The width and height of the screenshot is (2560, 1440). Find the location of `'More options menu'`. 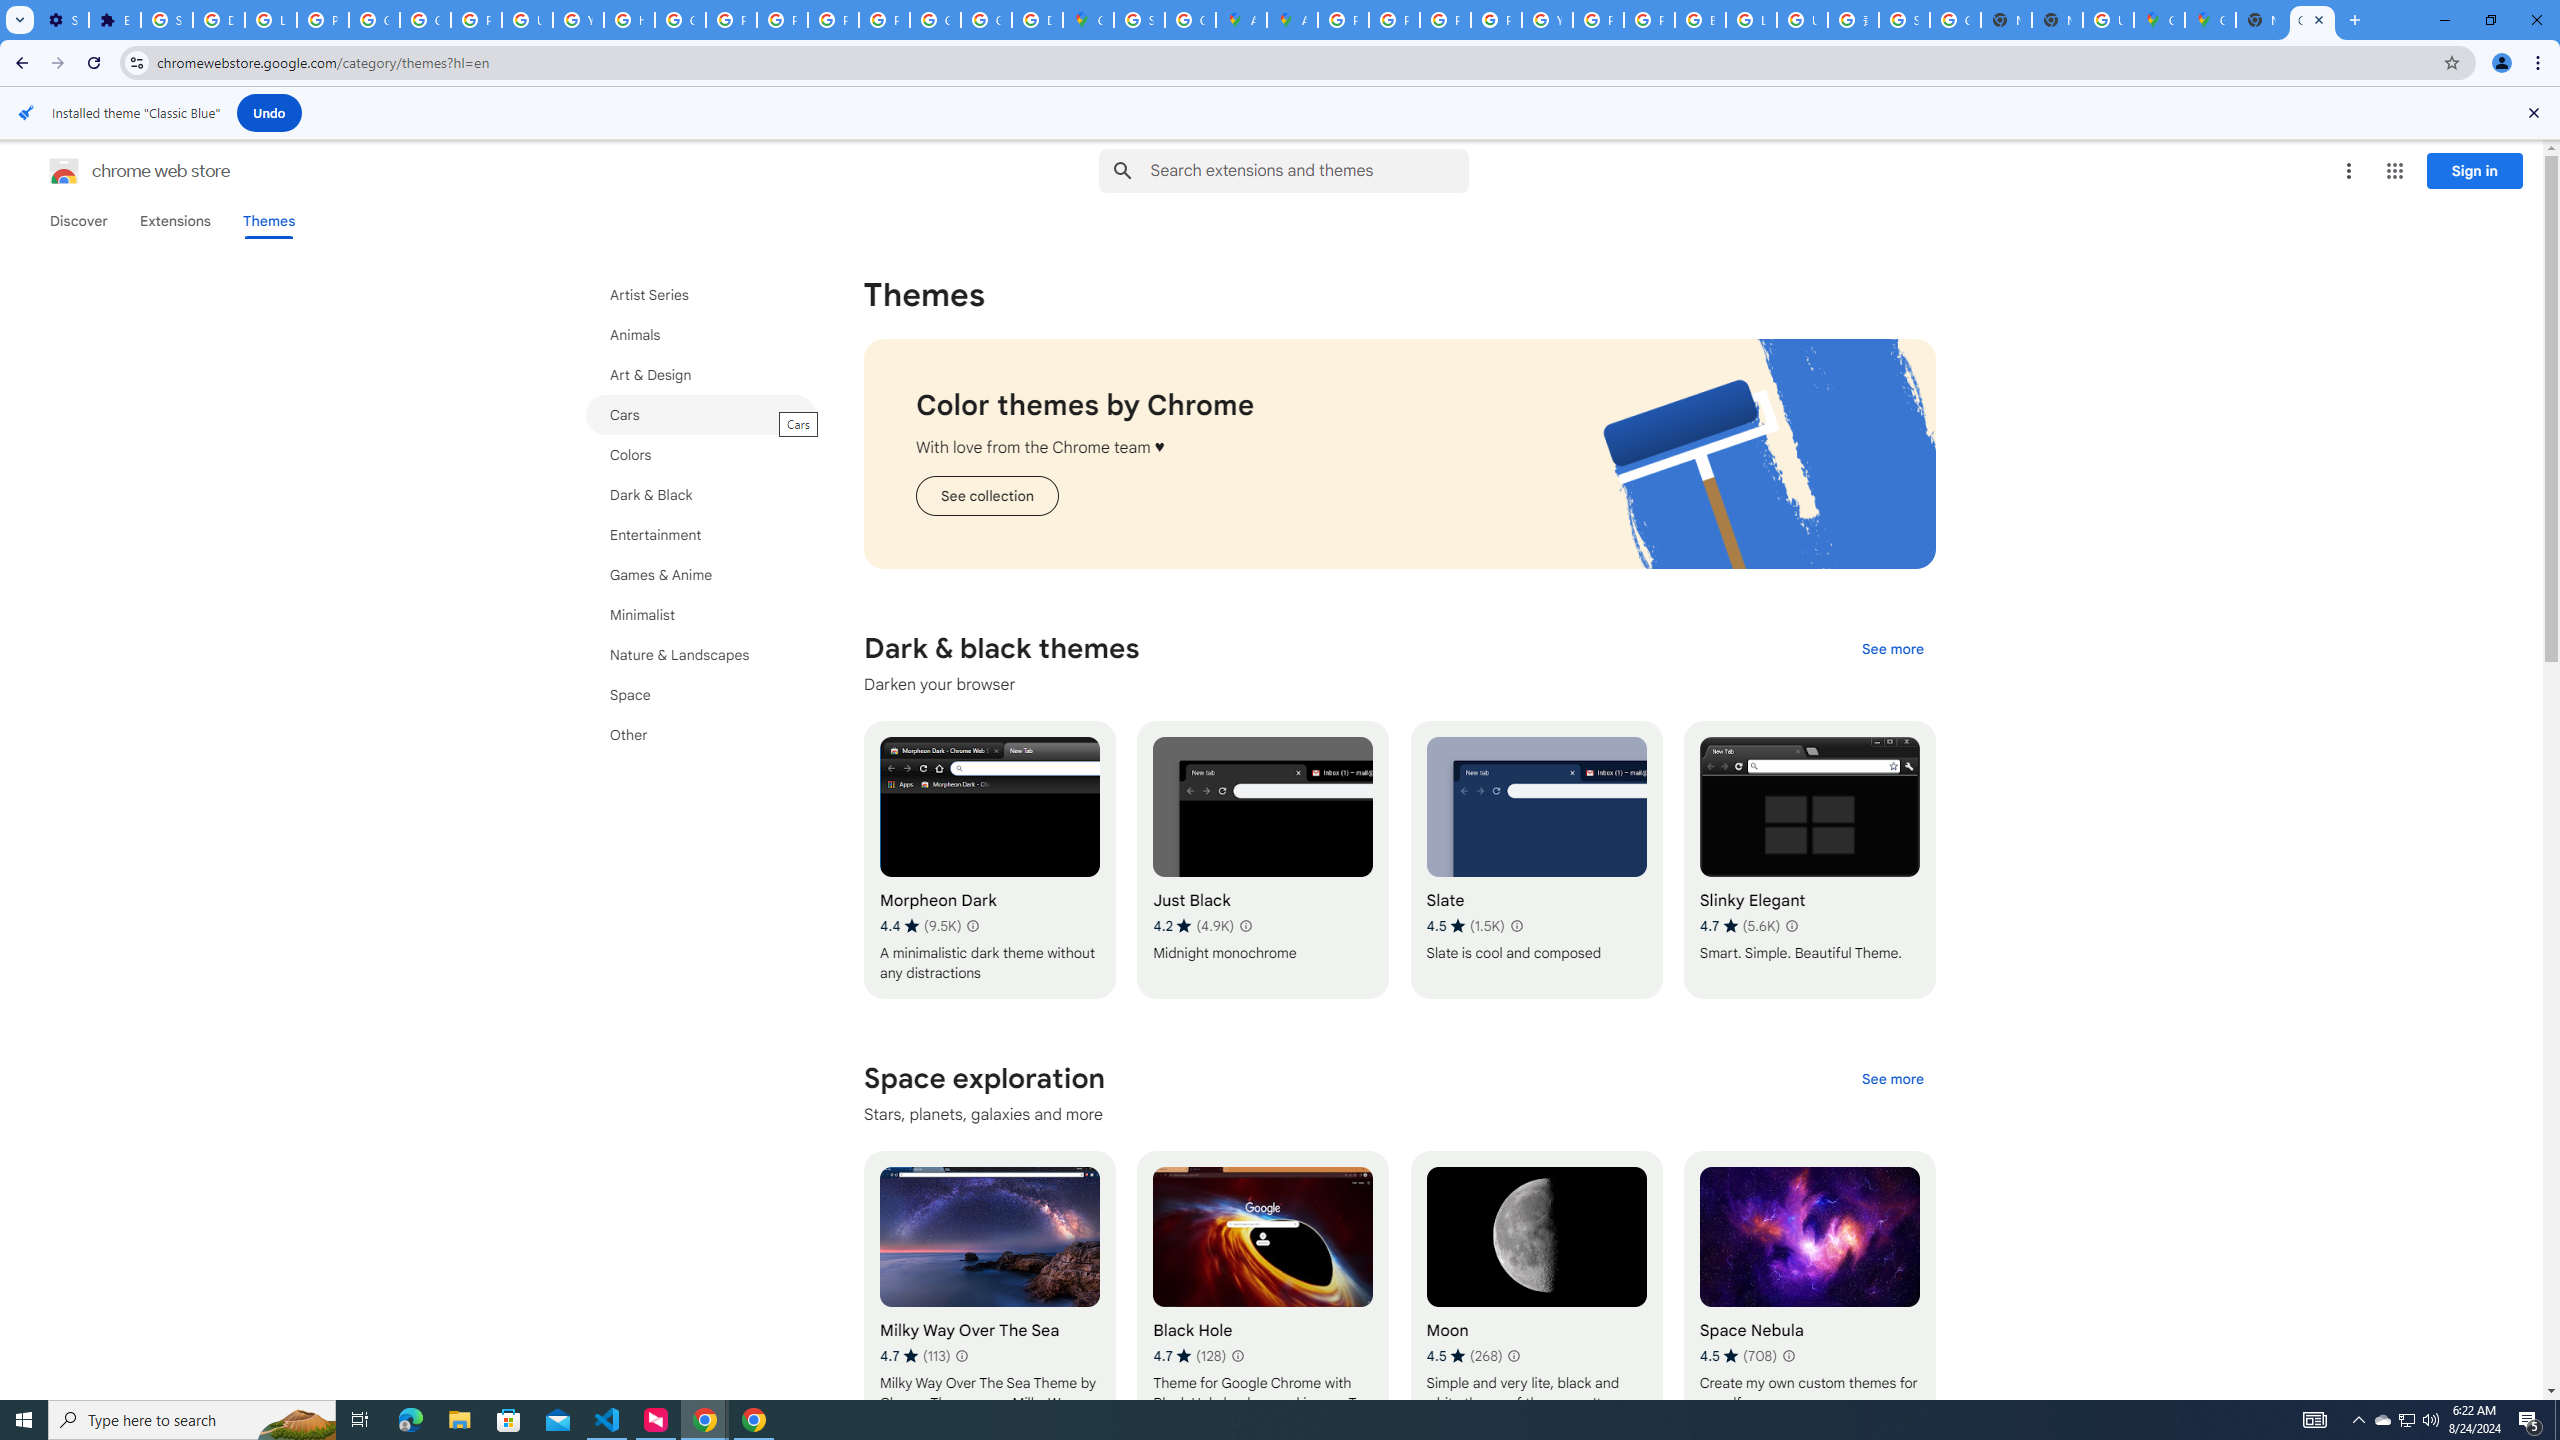

'More options menu' is located at coordinates (2348, 171).